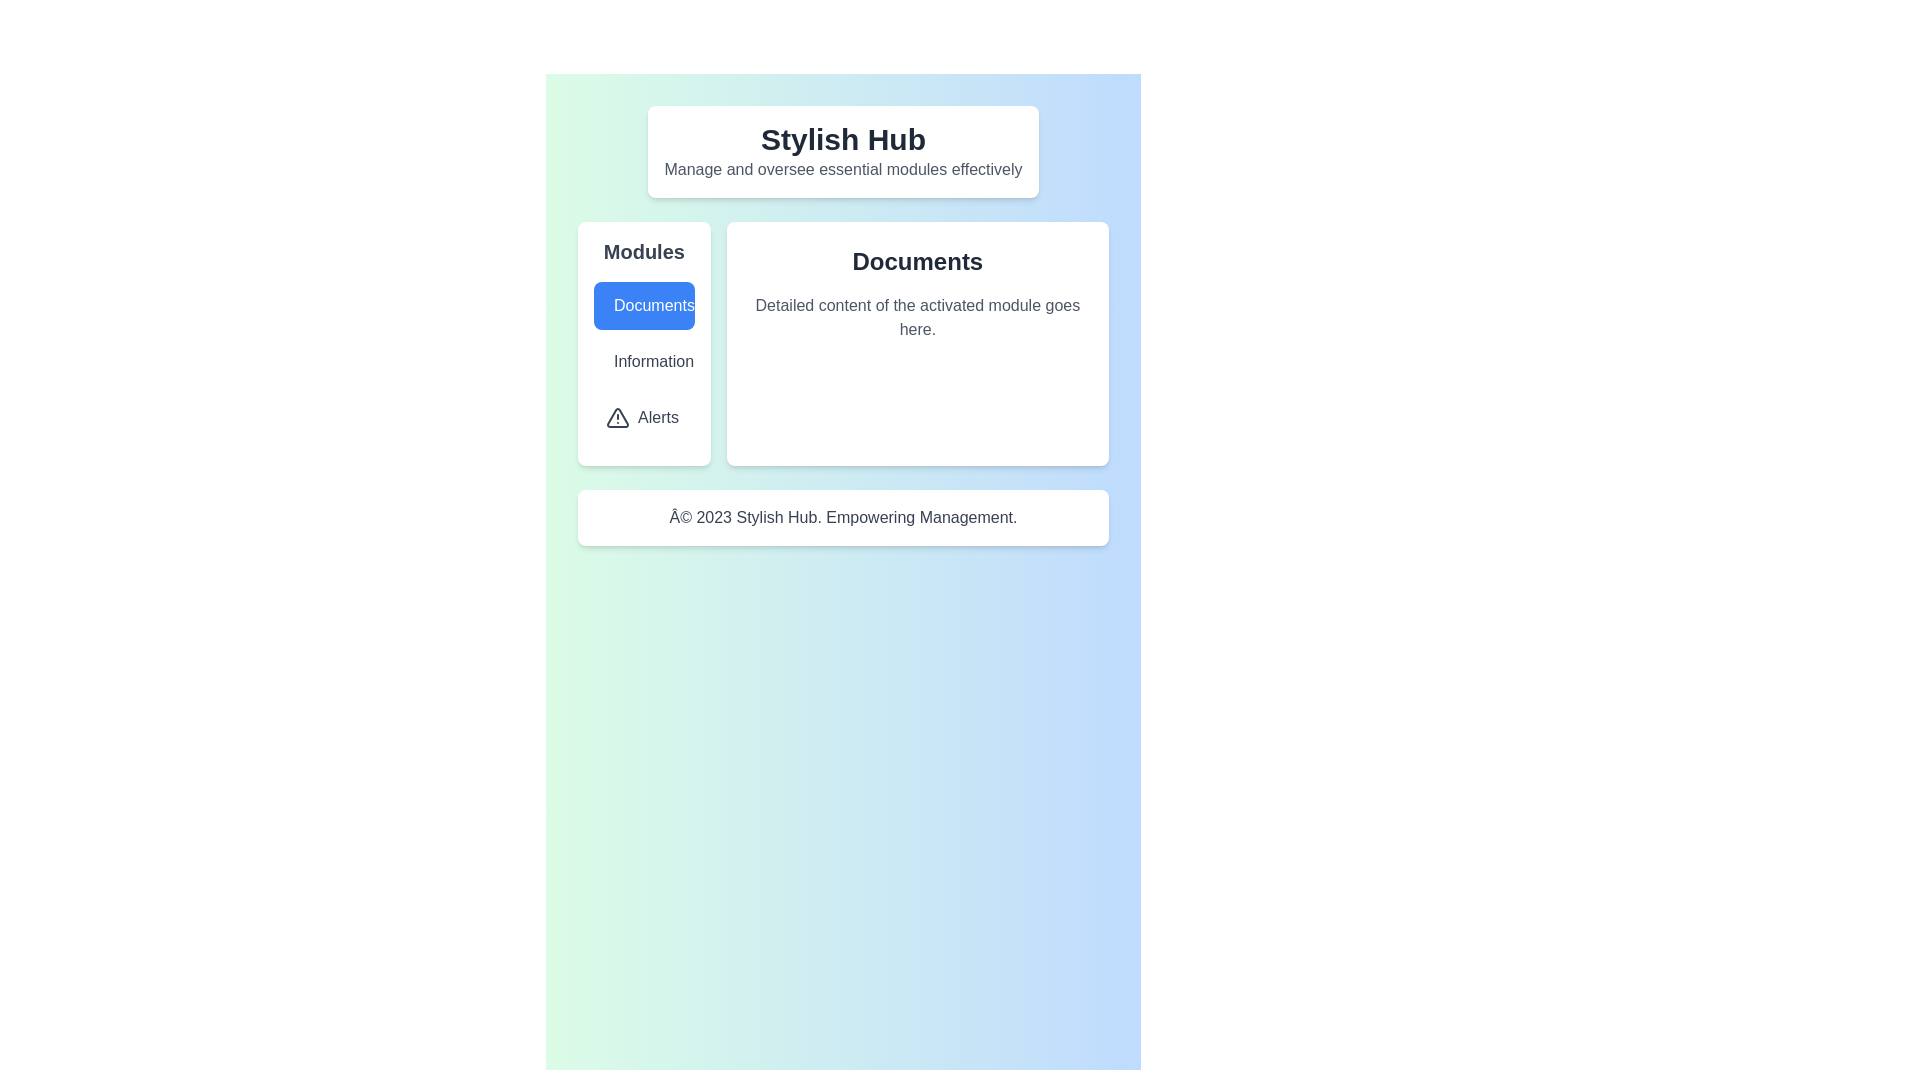  Describe the element at coordinates (916, 316) in the screenshot. I see `the Text Label located beneath the 'Documents' heading, which states 'Detailed content of the activated module goes here.'` at that location.